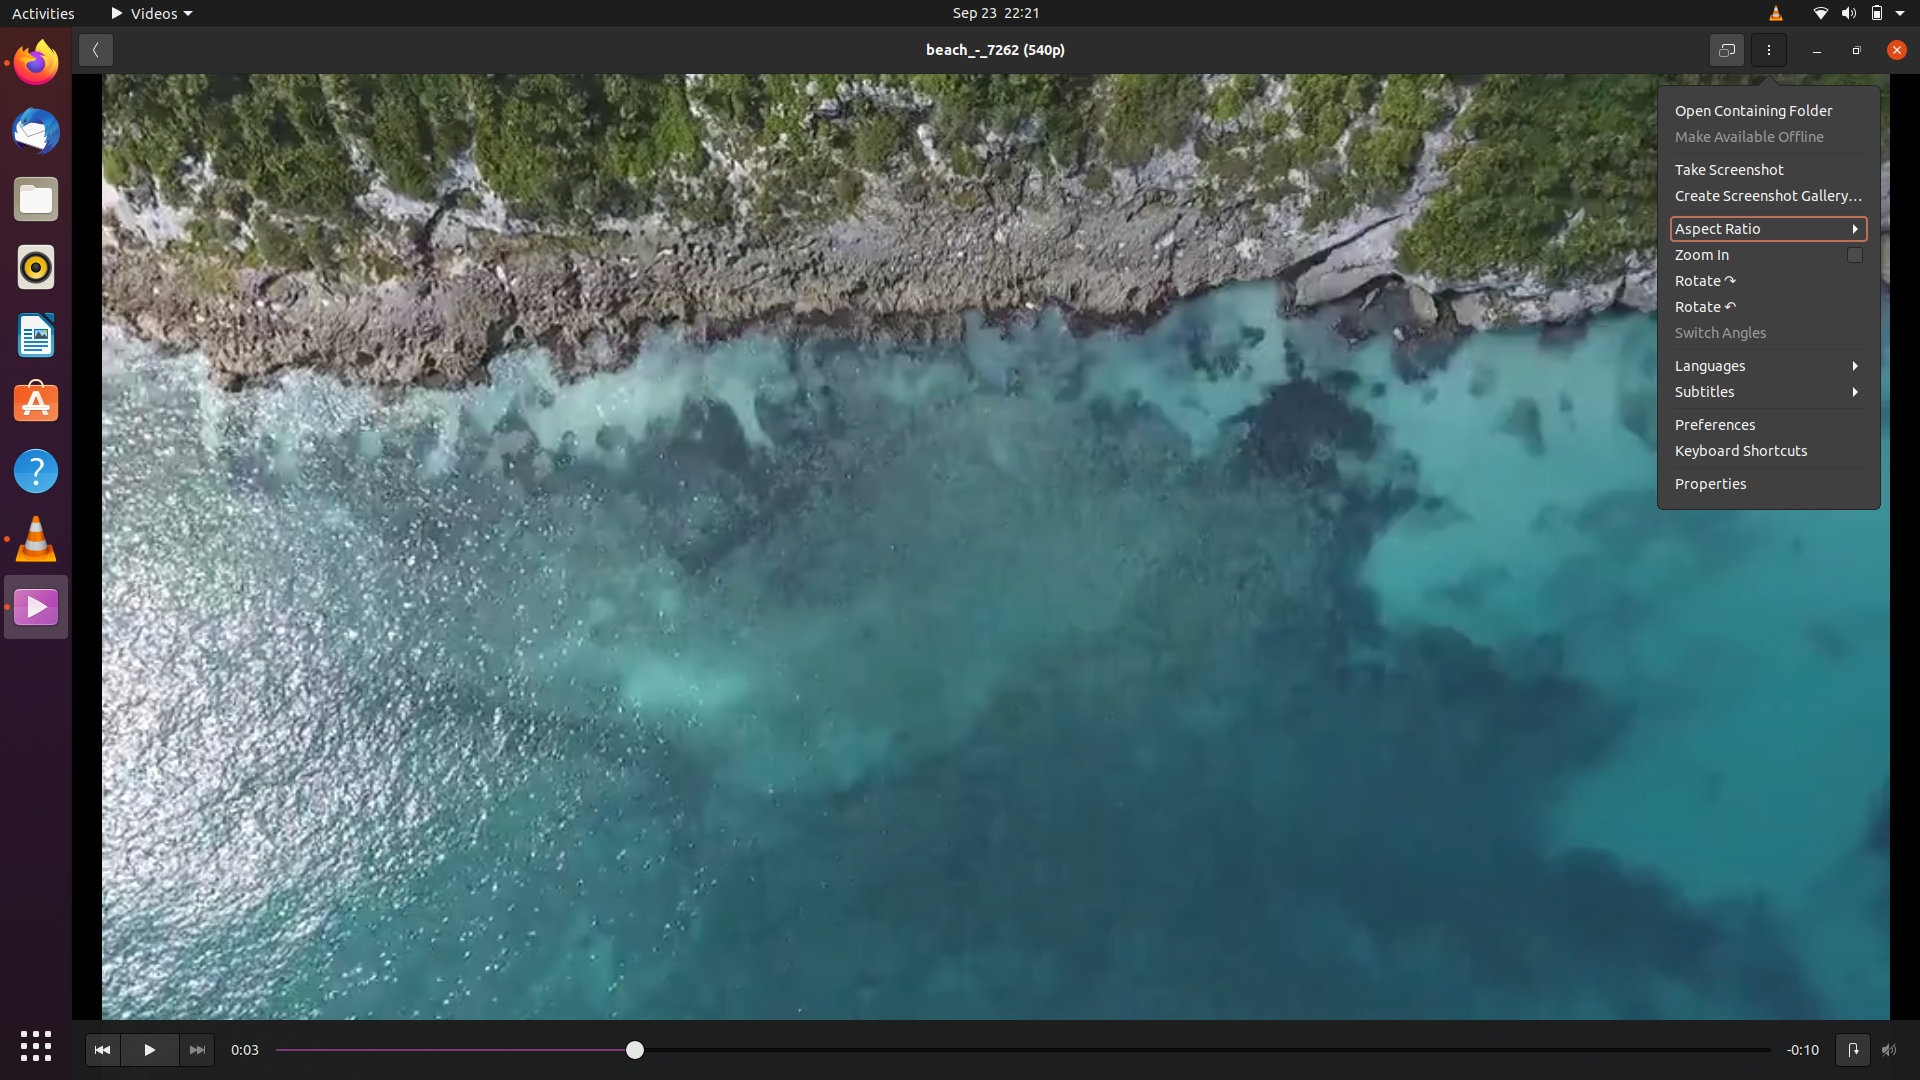  What do you see at coordinates (1736, 1048) in the screenshot?
I see `Go to the end of the current video` at bounding box center [1736, 1048].